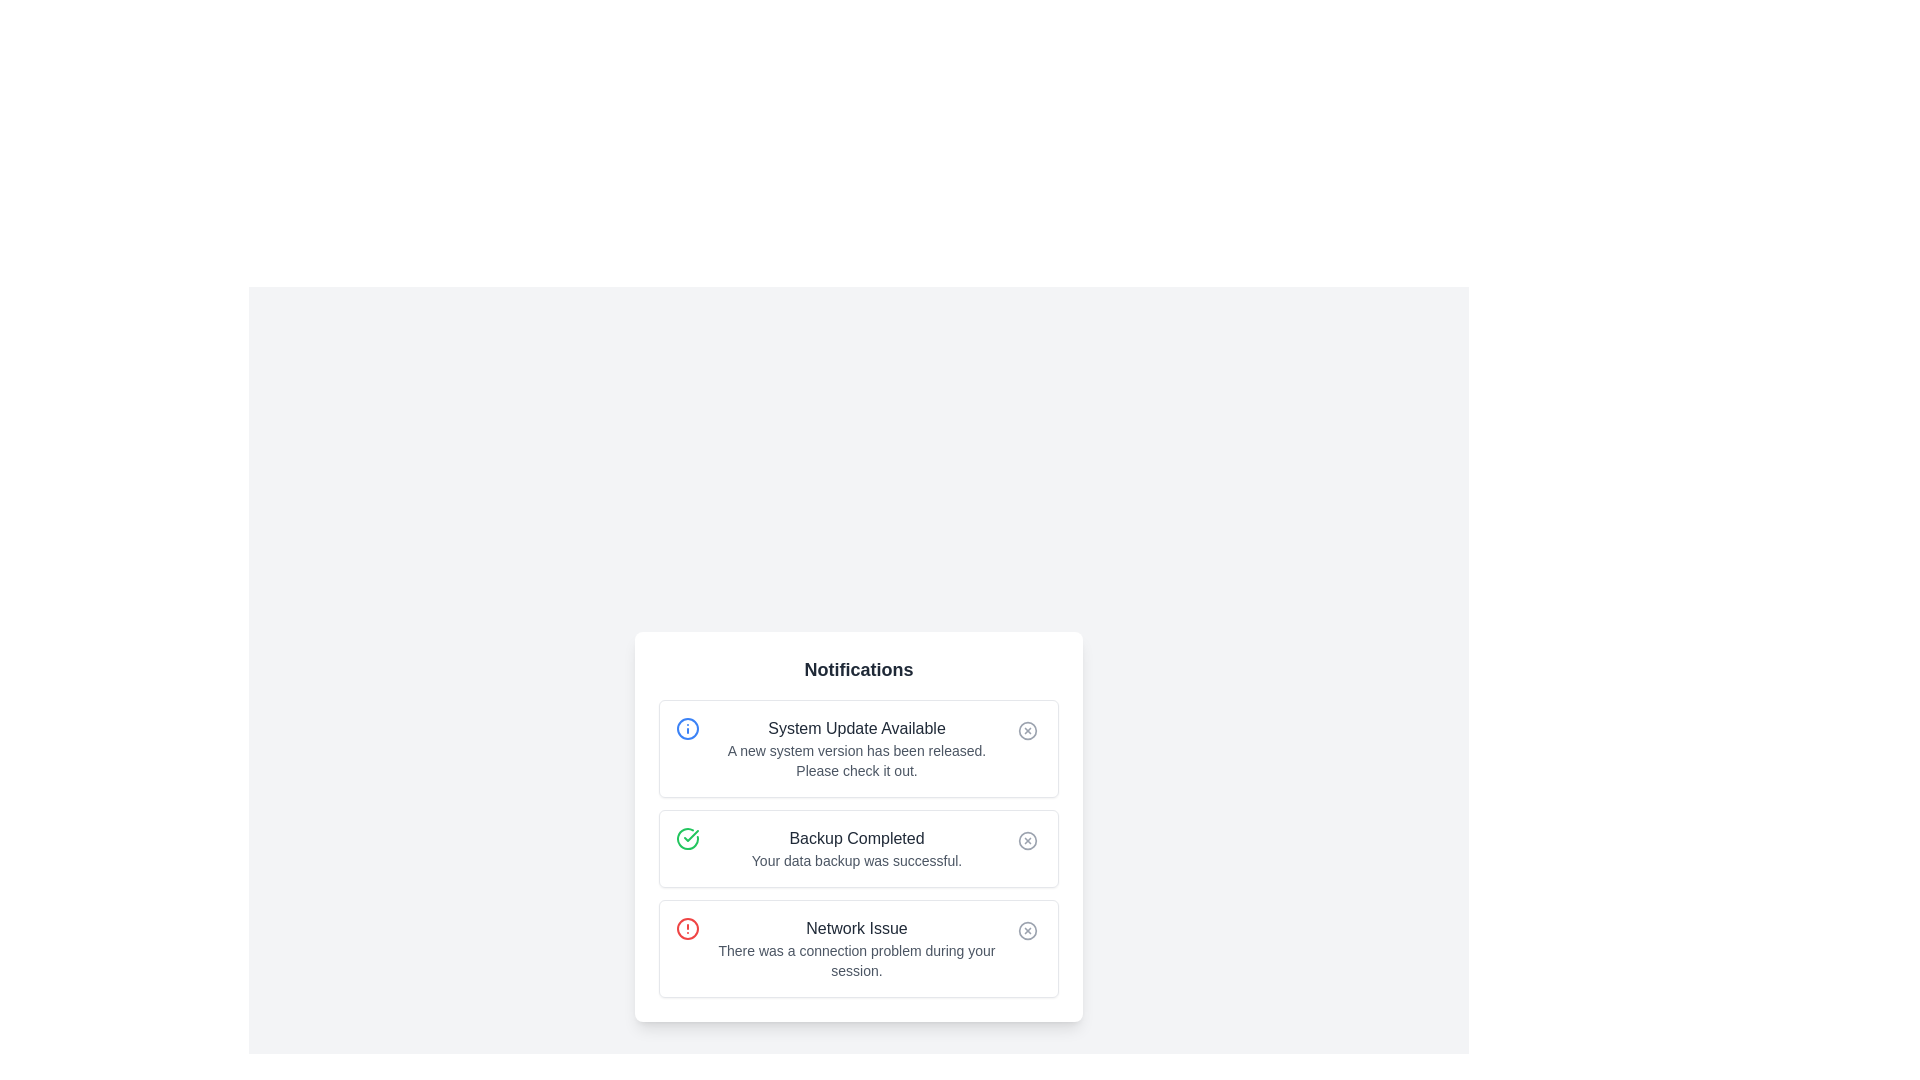  Describe the element at coordinates (687, 929) in the screenshot. I see `the alert icon for the 'Network Issue' notification, located at the leftmost part of the notification item` at that location.